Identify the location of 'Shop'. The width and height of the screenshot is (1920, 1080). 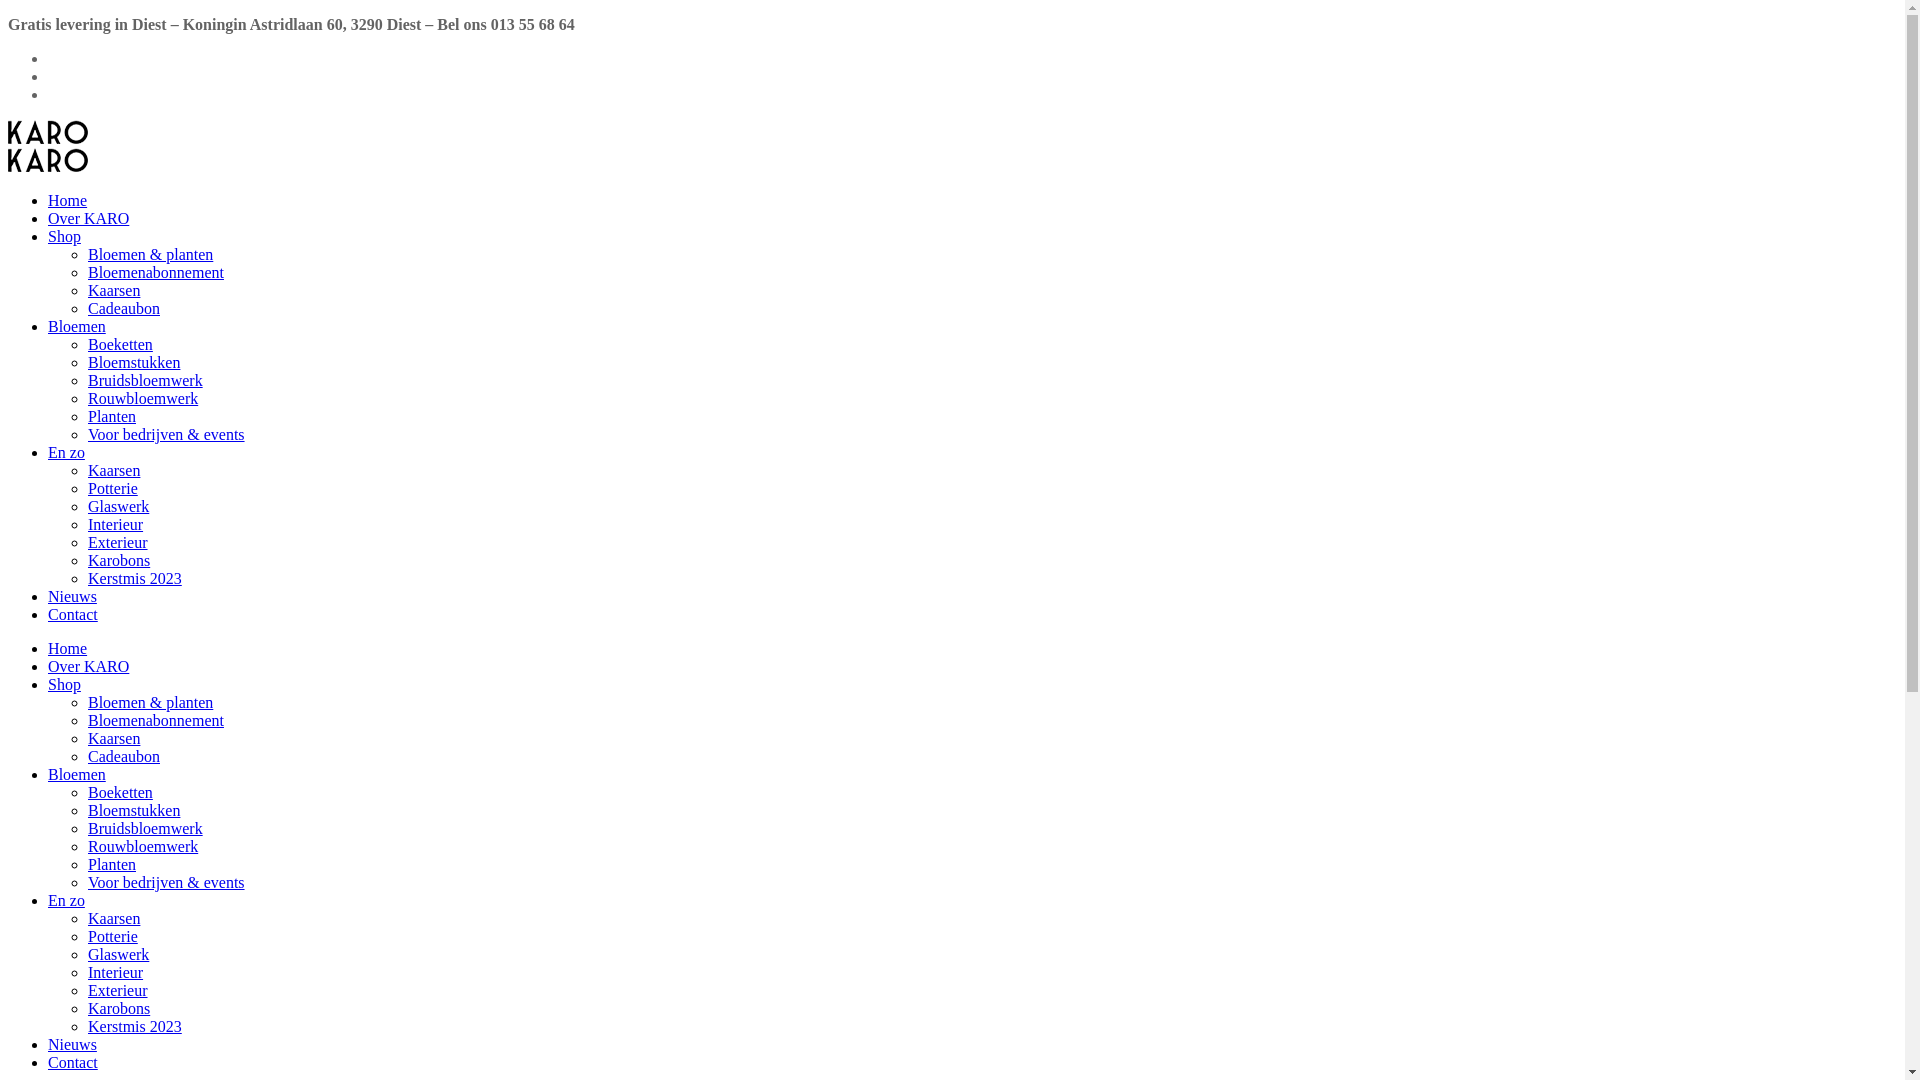
(48, 235).